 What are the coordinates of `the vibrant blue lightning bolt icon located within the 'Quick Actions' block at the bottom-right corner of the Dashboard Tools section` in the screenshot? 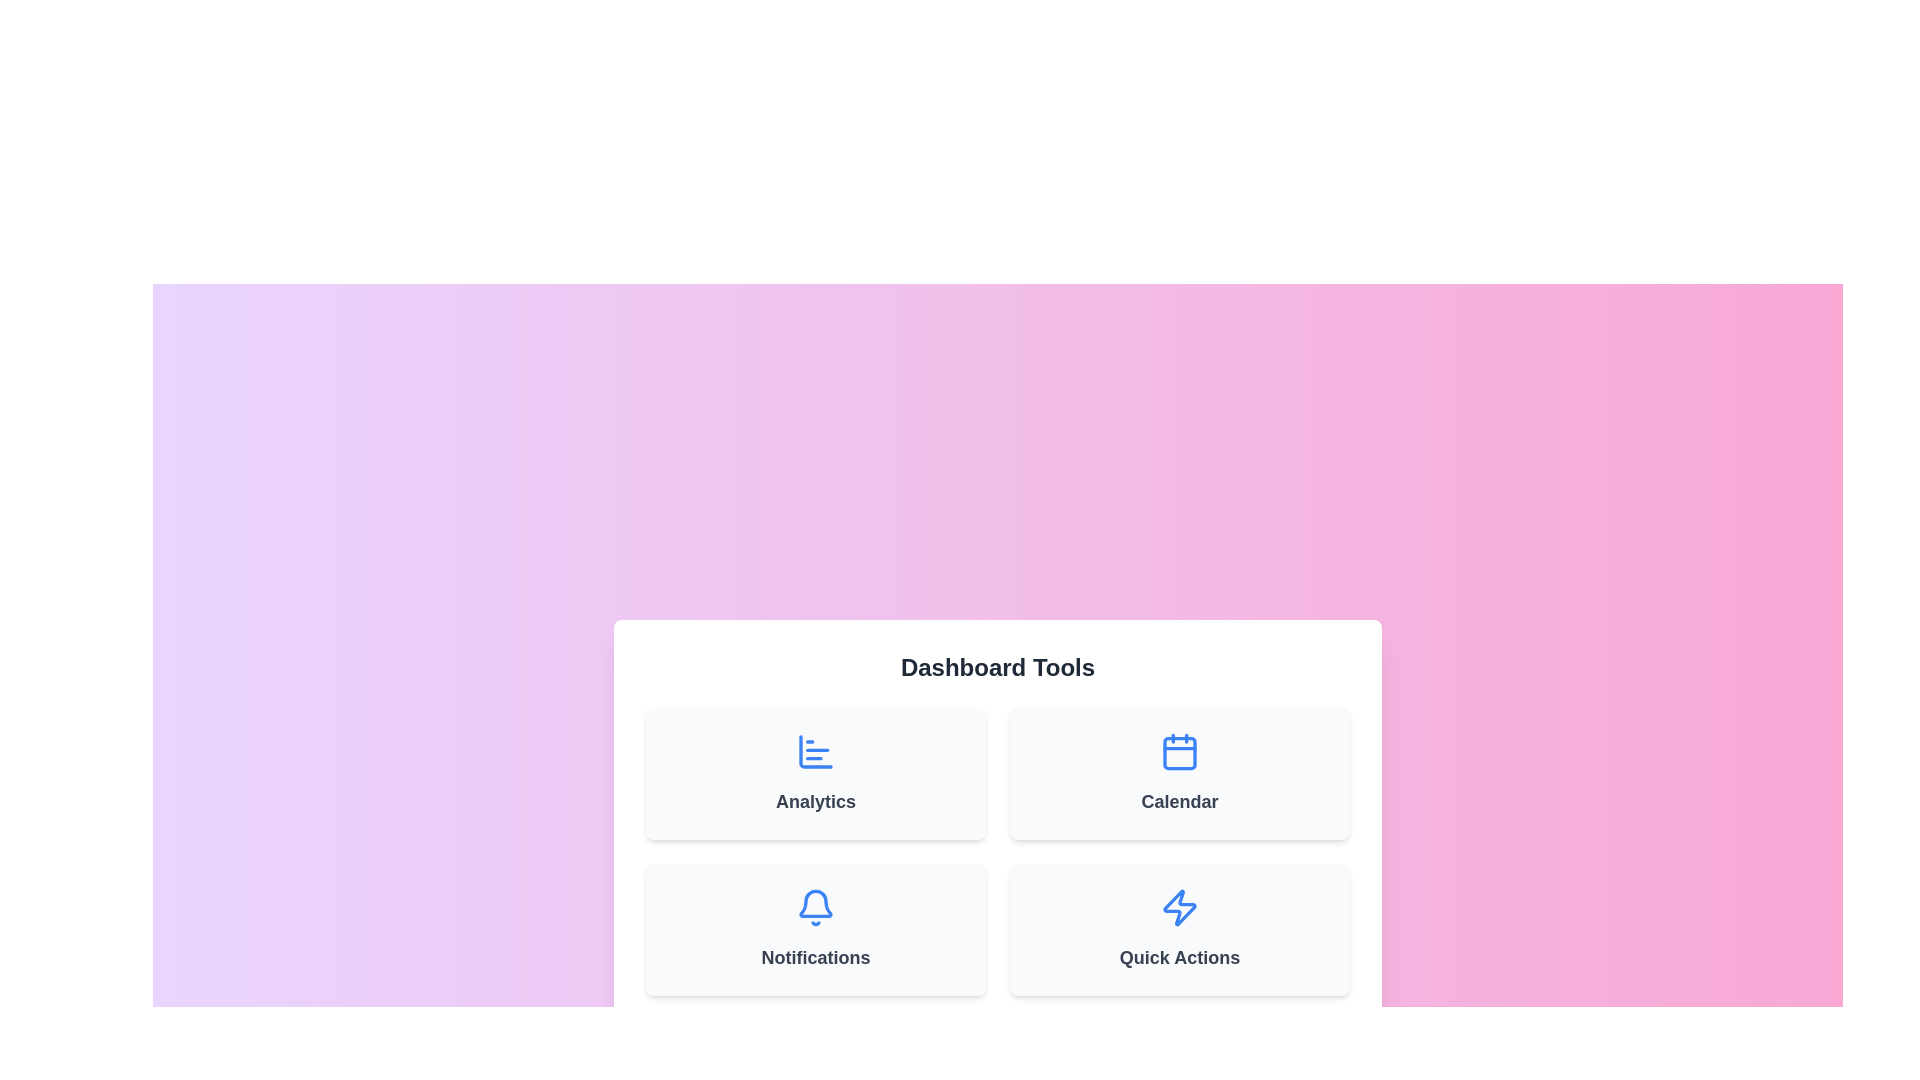 It's located at (1180, 907).